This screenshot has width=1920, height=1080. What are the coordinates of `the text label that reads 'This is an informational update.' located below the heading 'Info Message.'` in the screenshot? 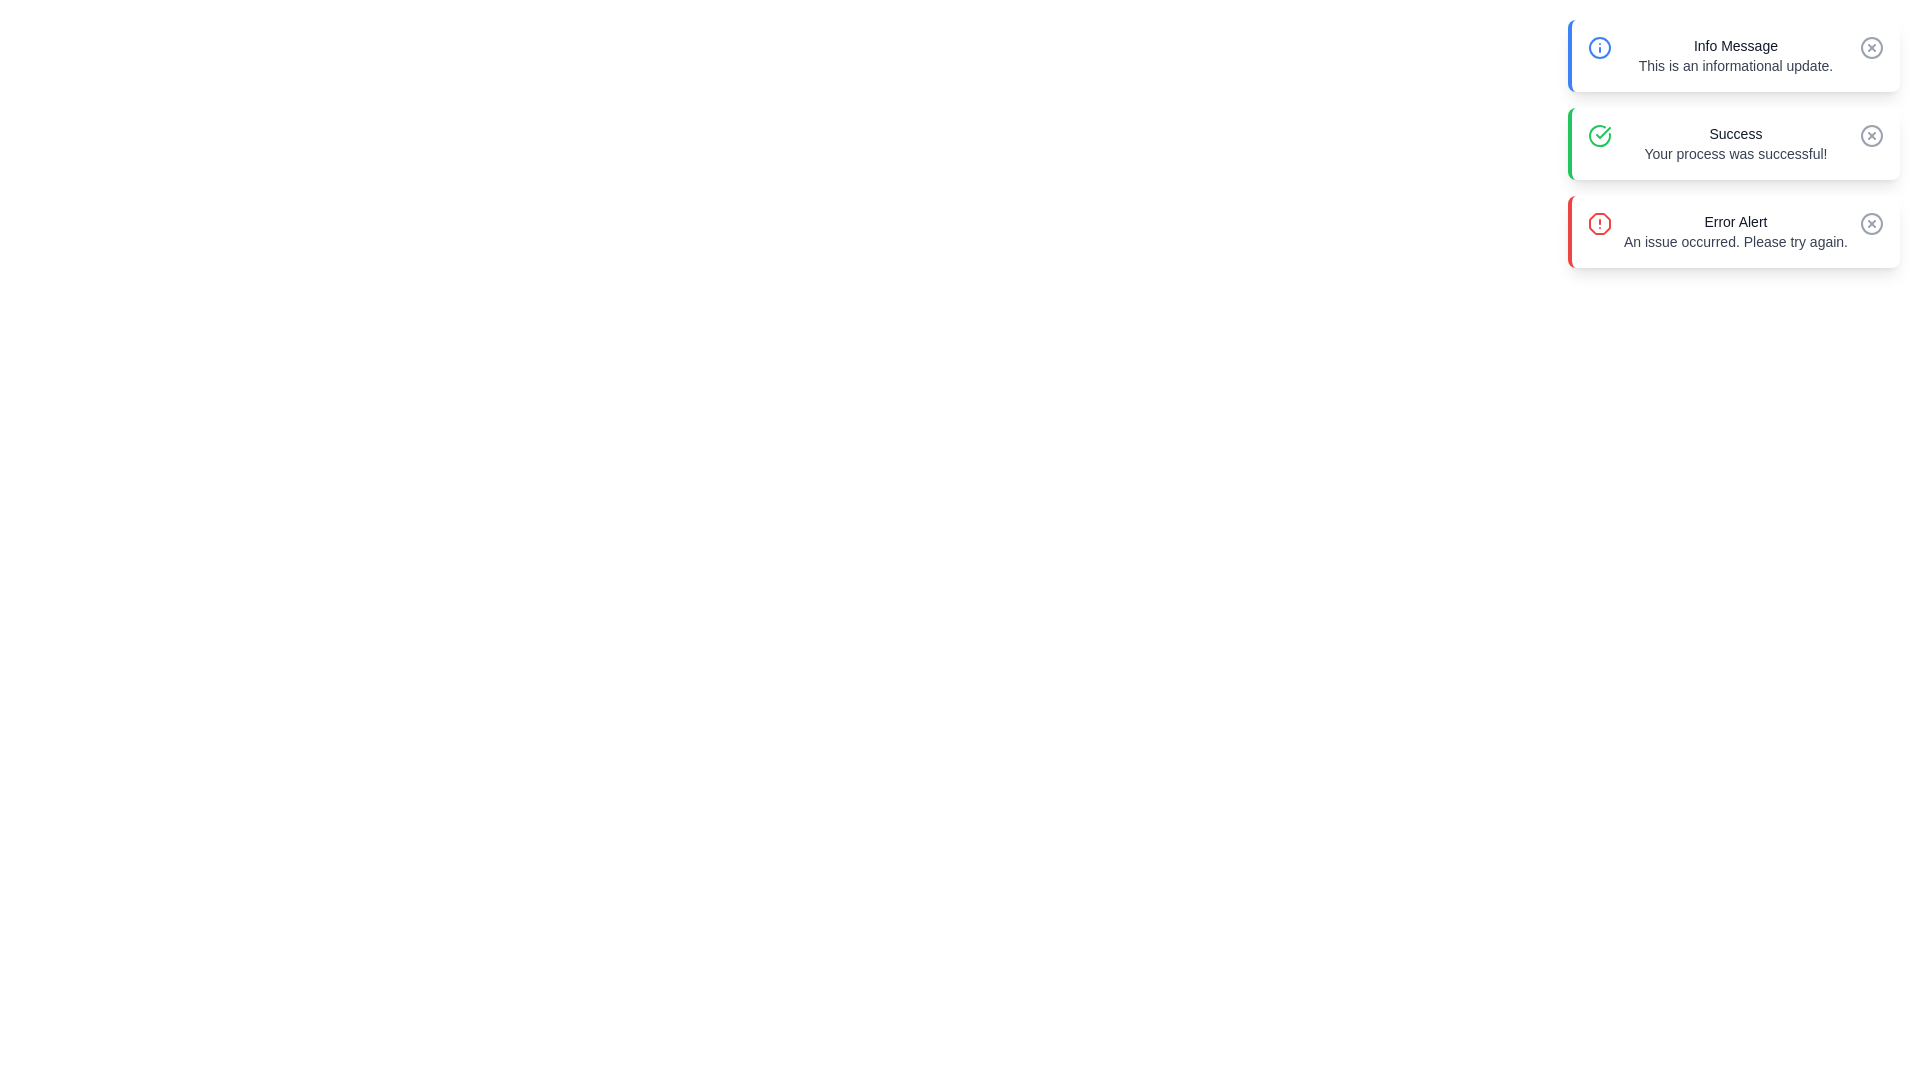 It's located at (1734, 64).